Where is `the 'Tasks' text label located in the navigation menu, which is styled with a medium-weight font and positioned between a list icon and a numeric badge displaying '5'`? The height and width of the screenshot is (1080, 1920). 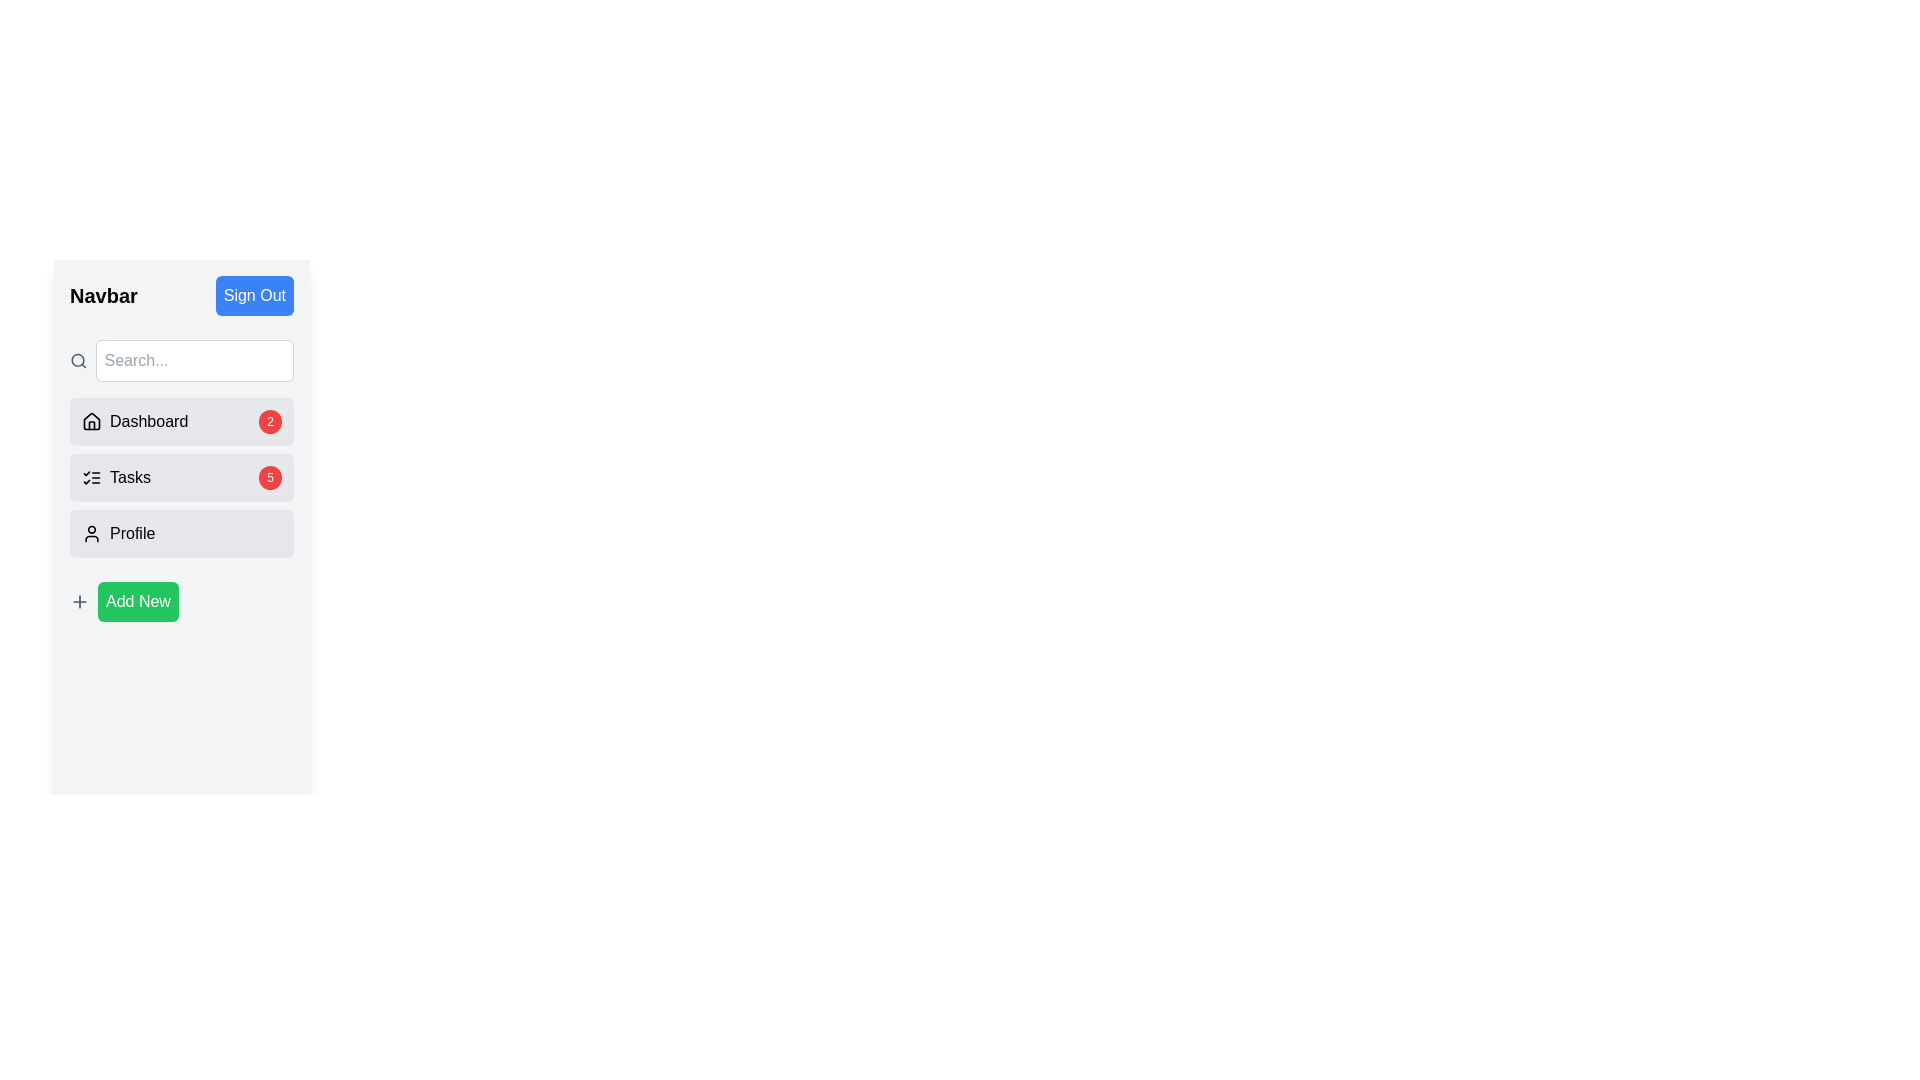
the 'Tasks' text label located in the navigation menu, which is styled with a medium-weight font and positioned between a list icon and a numeric badge displaying '5' is located at coordinates (129, 478).